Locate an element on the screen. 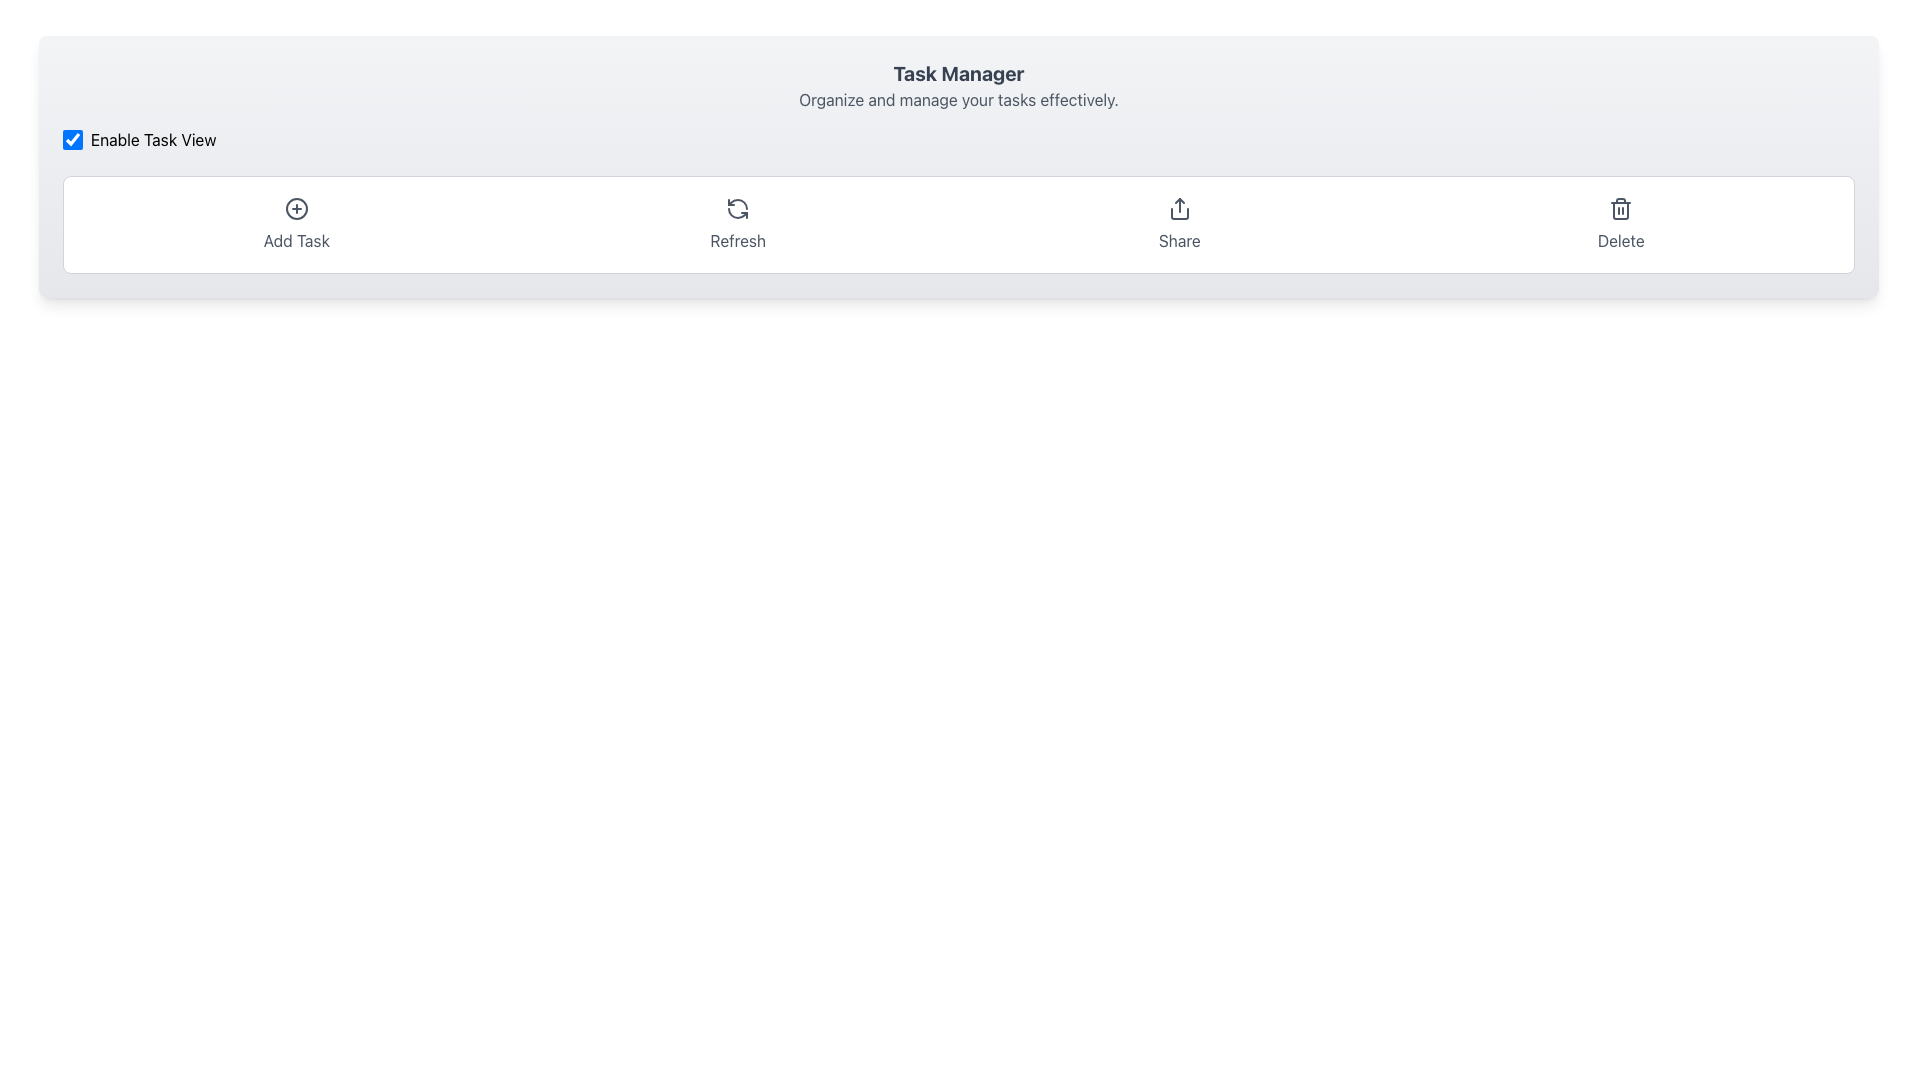 The image size is (1920, 1080). the share icon, which is an upward arrow with a gray stroke, located in the horizontal toolbar at the top of the application interface is located at coordinates (1179, 208).